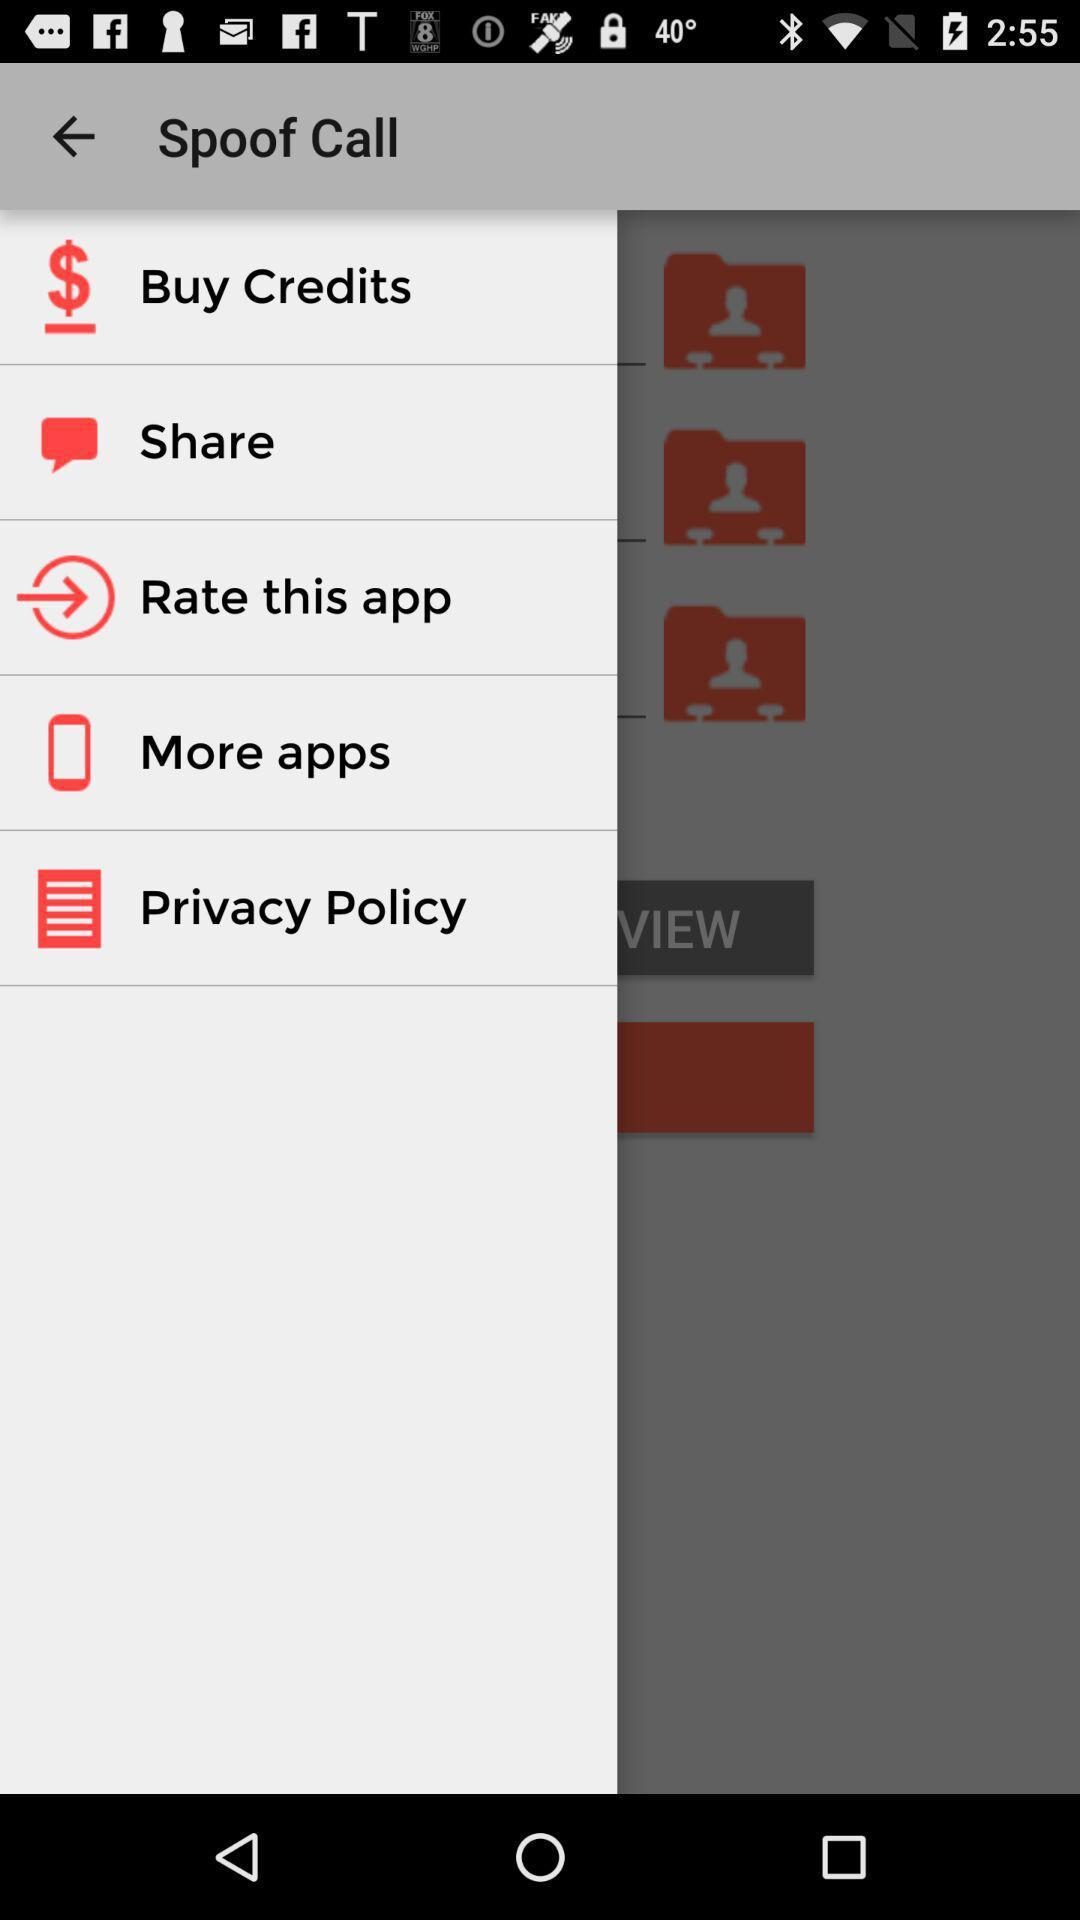  I want to click on the folder icon, so click(735, 526).